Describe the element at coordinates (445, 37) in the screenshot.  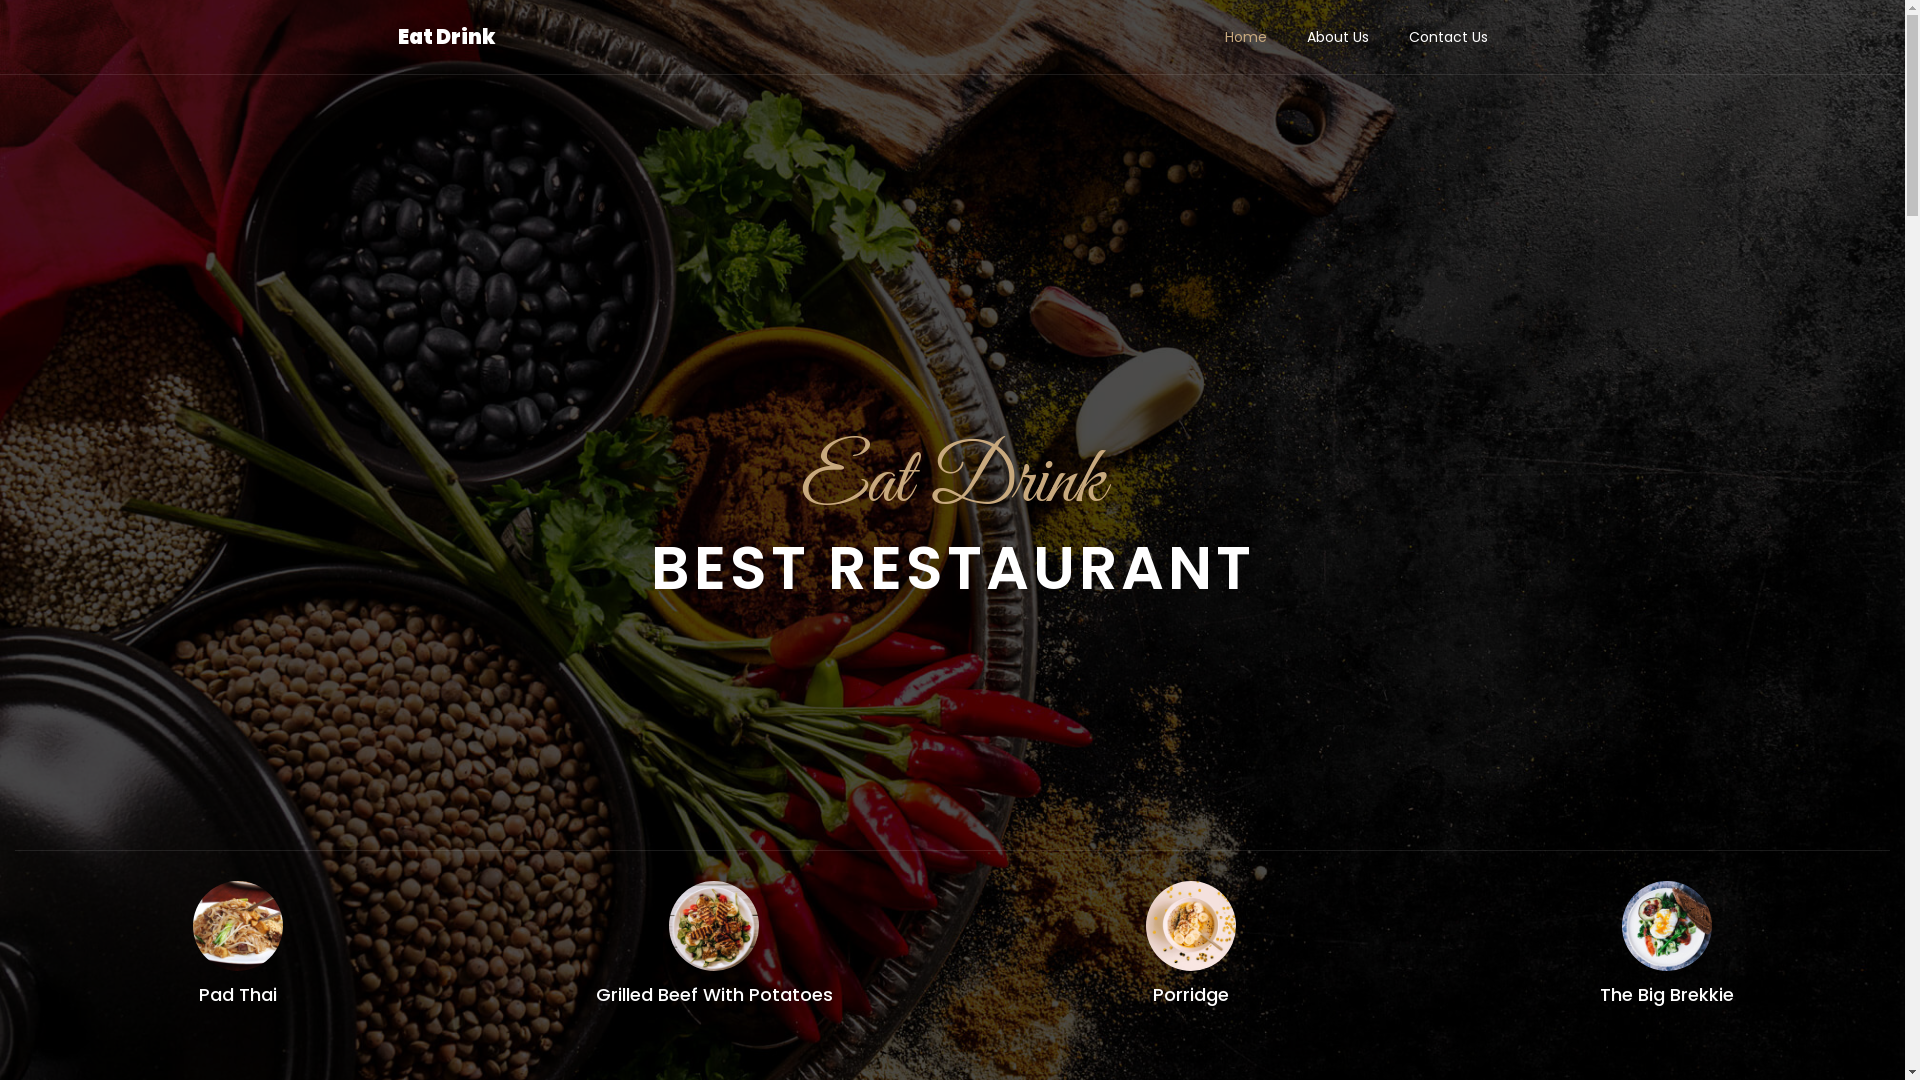
I see `'Eat Drink'` at that location.